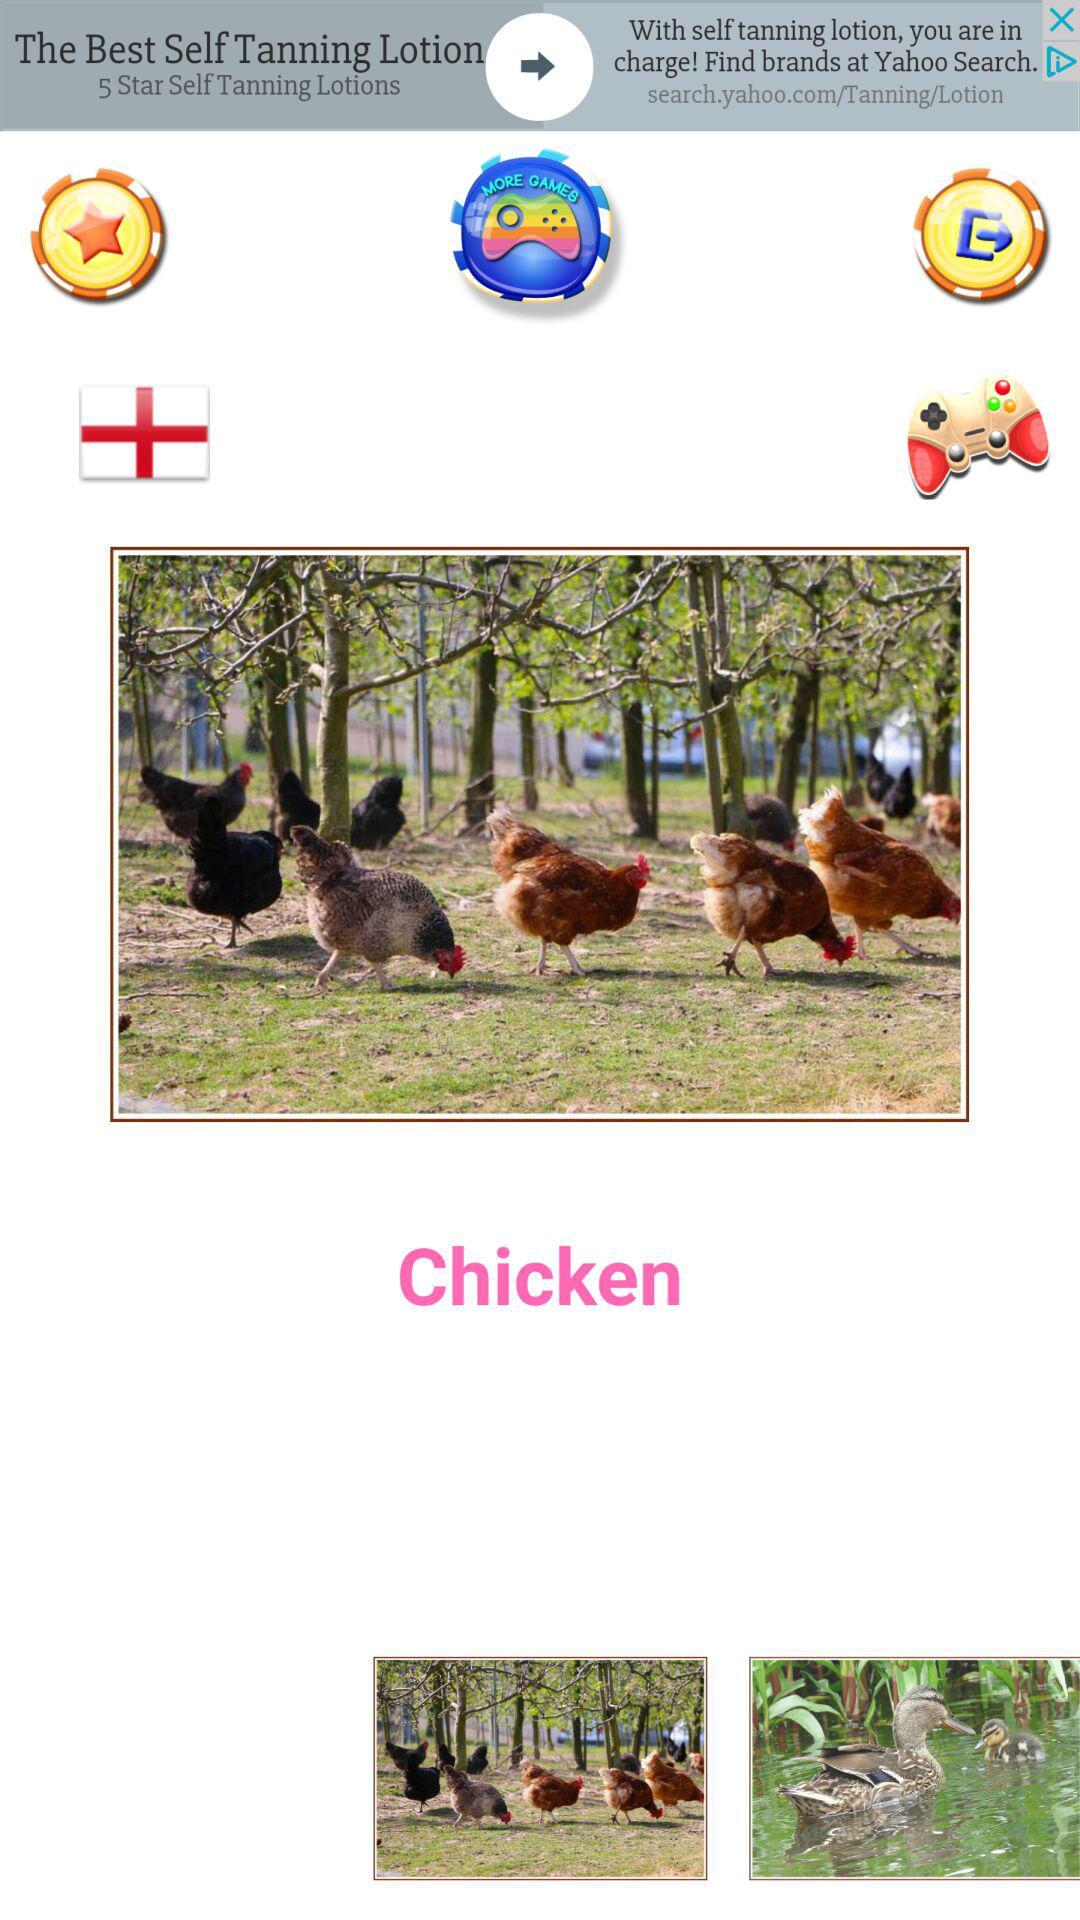 Image resolution: width=1080 pixels, height=1920 pixels. Describe the element at coordinates (538, 236) in the screenshot. I see `game` at that location.